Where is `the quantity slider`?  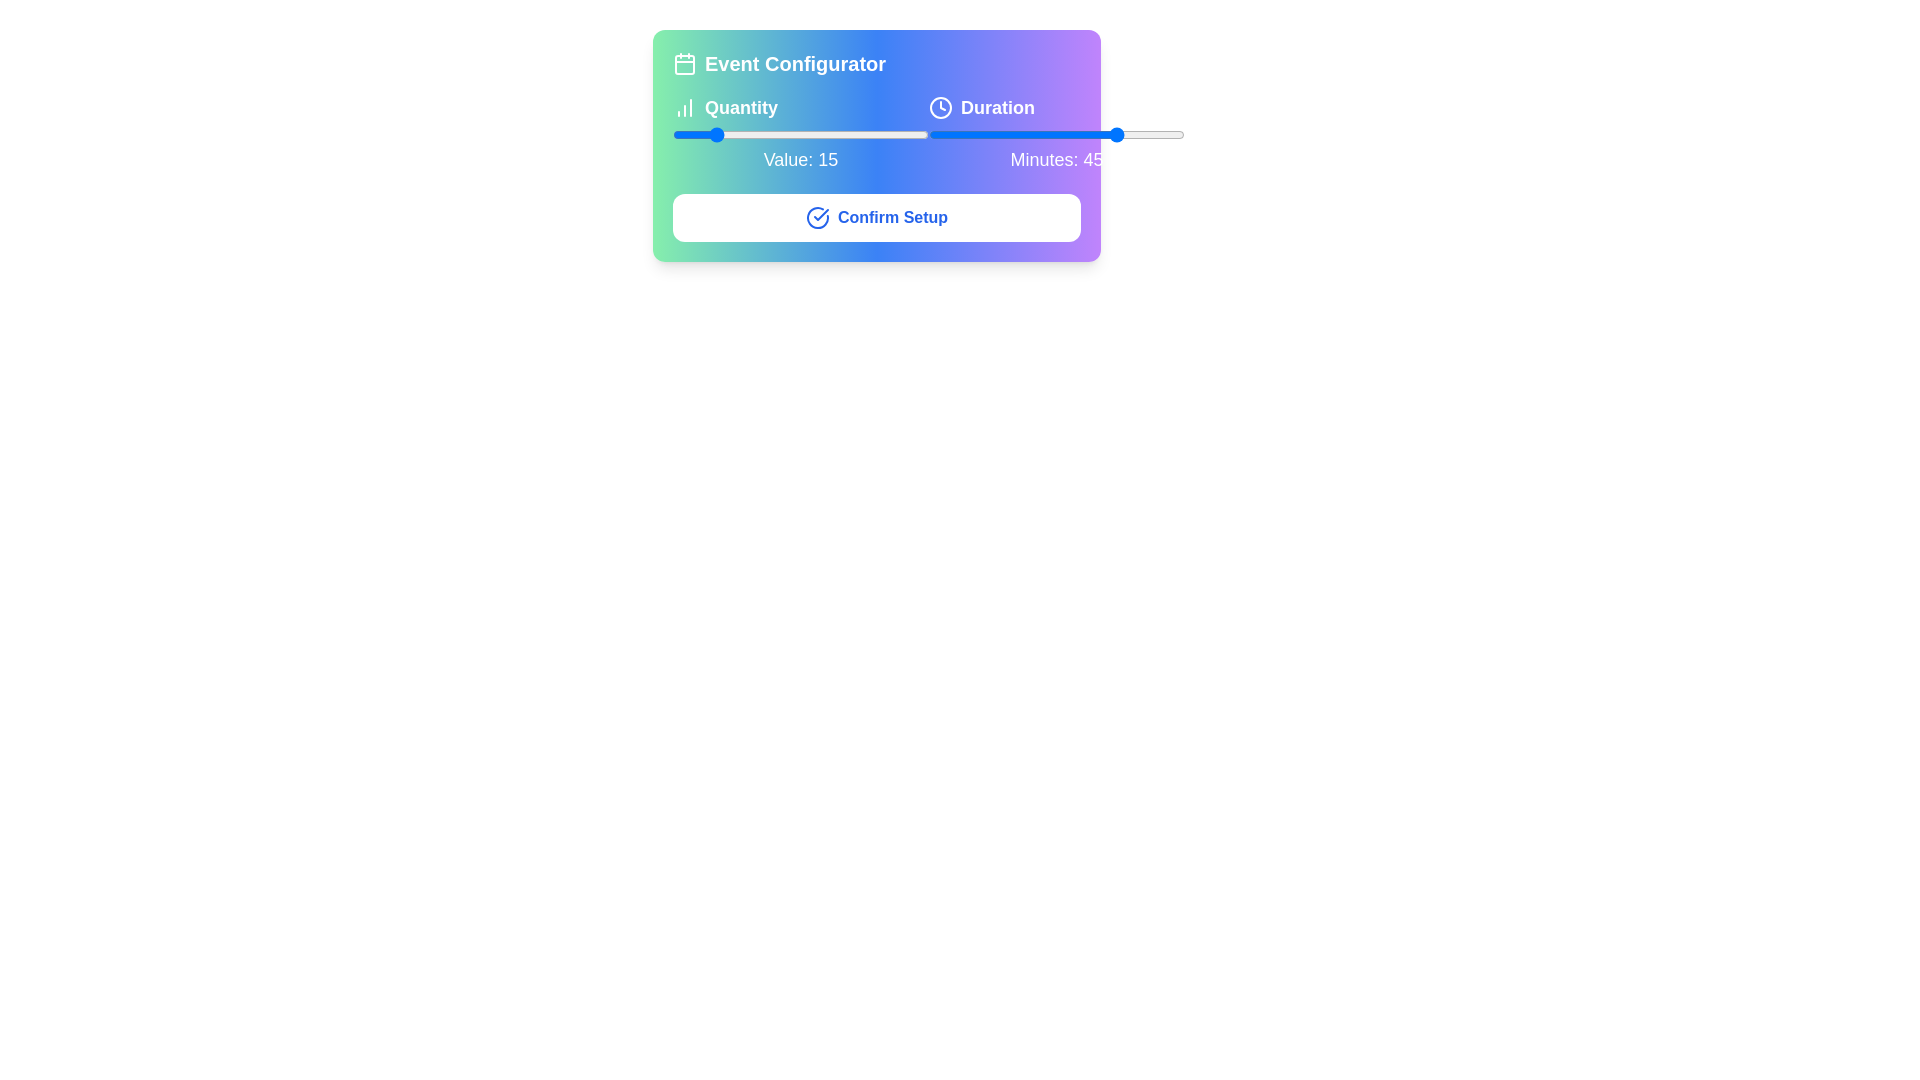 the quantity slider is located at coordinates (685, 135).